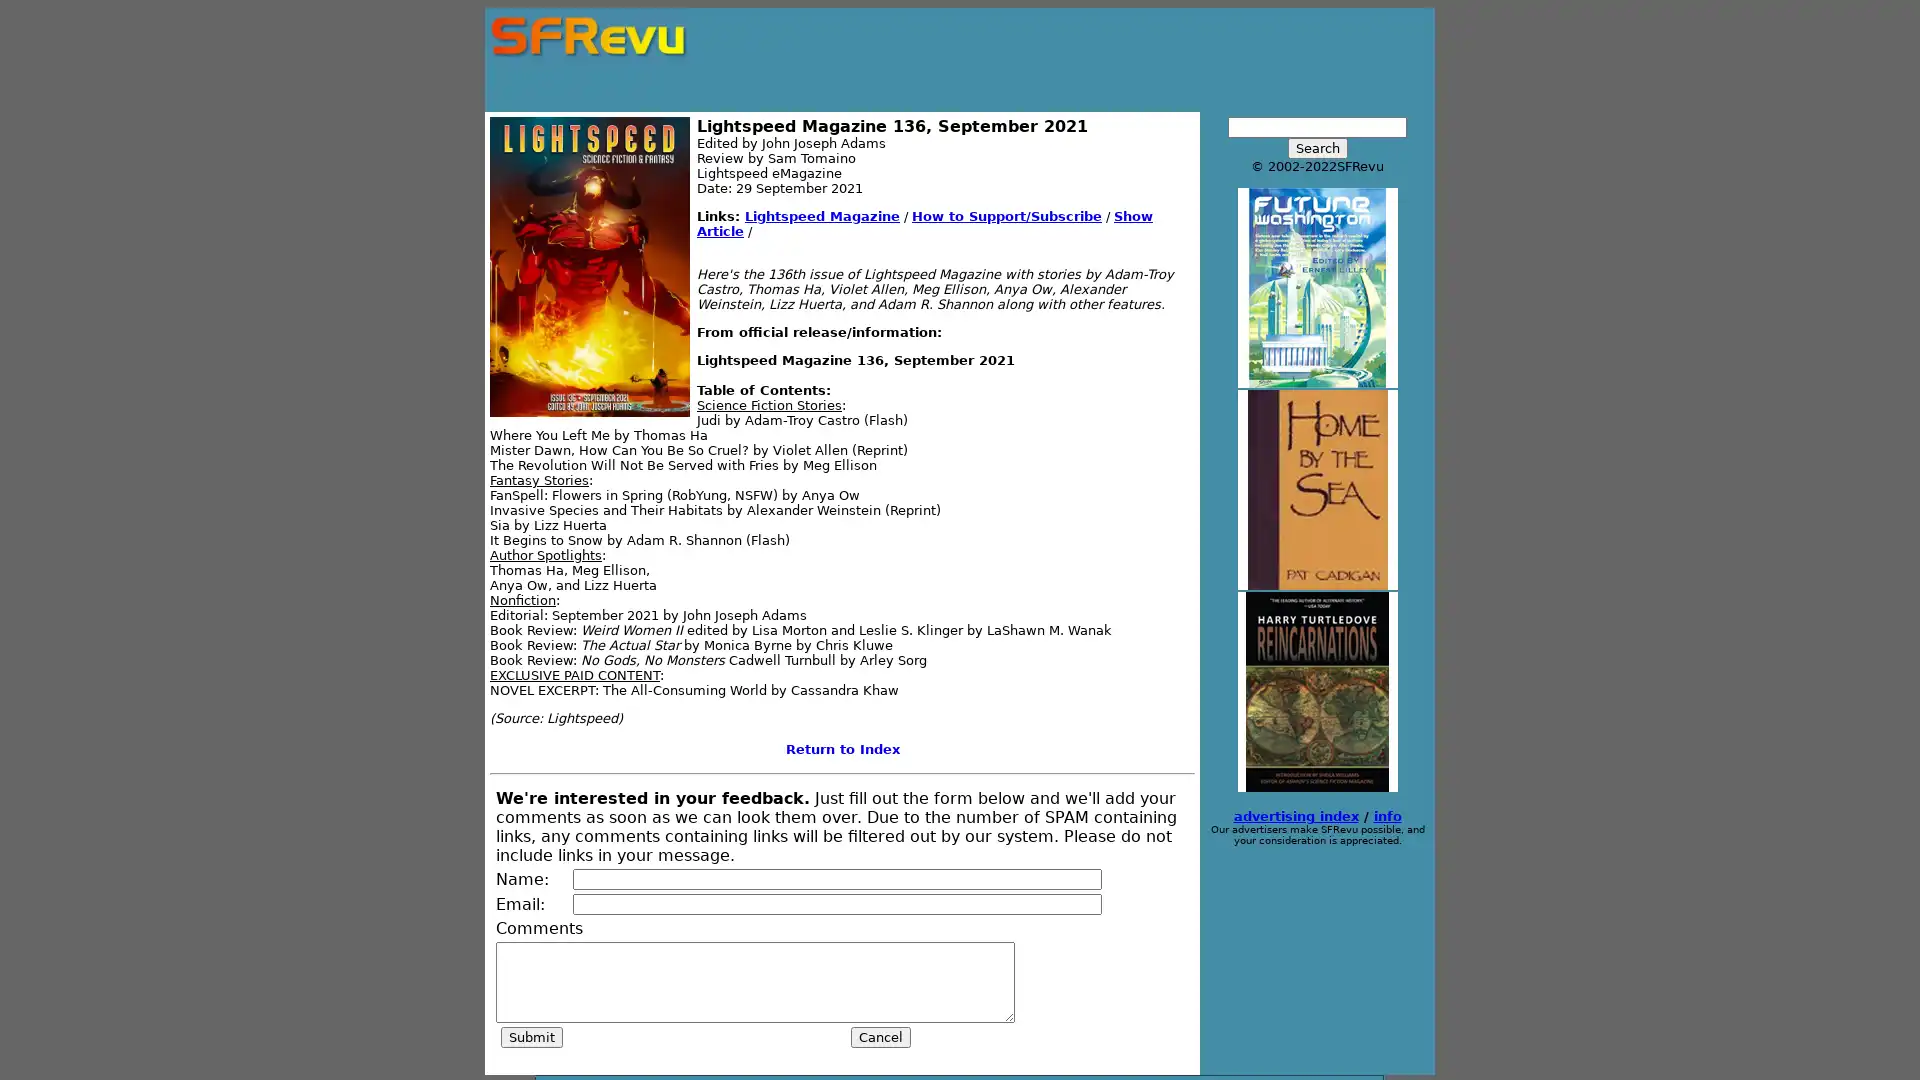 The image size is (1920, 1080). Describe the element at coordinates (1316, 147) in the screenshot. I see `Search` at that location.